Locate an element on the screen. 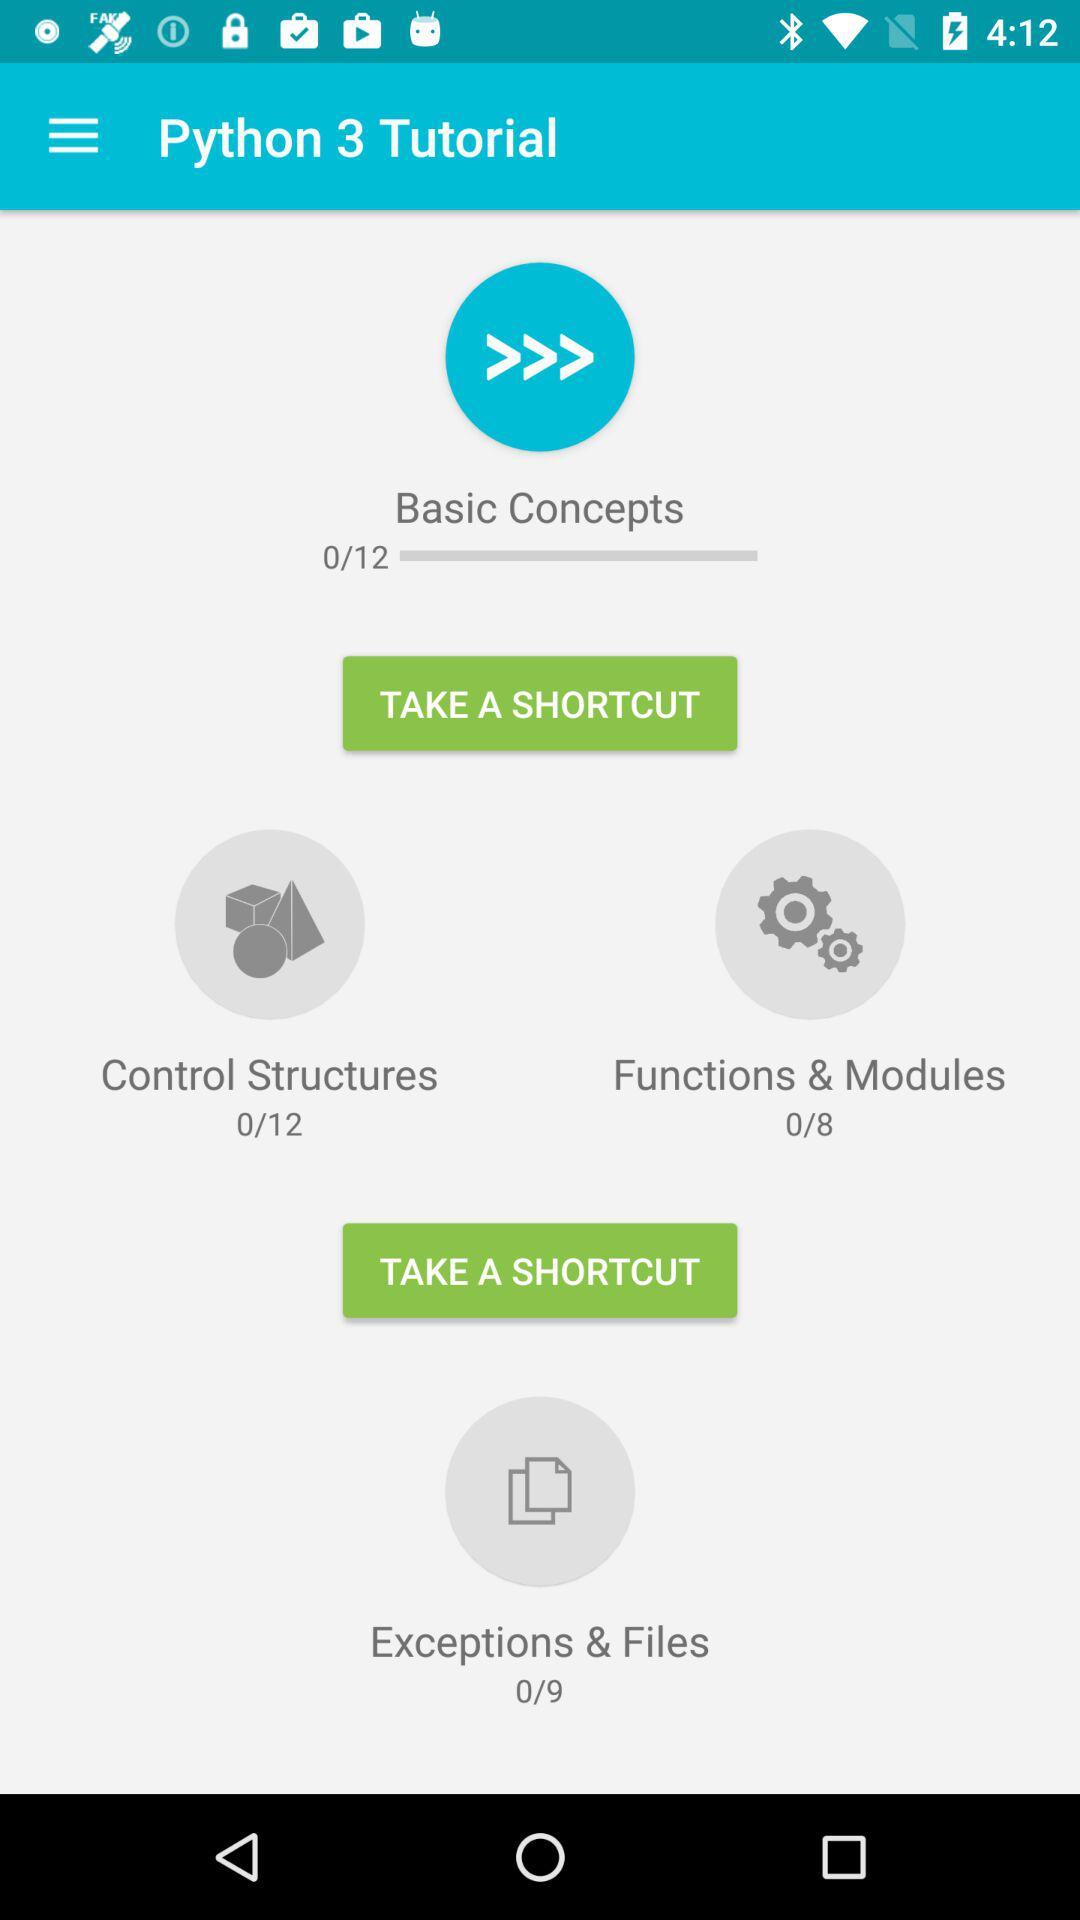  icon above the control structures icon is located at coordinates (72, 135).